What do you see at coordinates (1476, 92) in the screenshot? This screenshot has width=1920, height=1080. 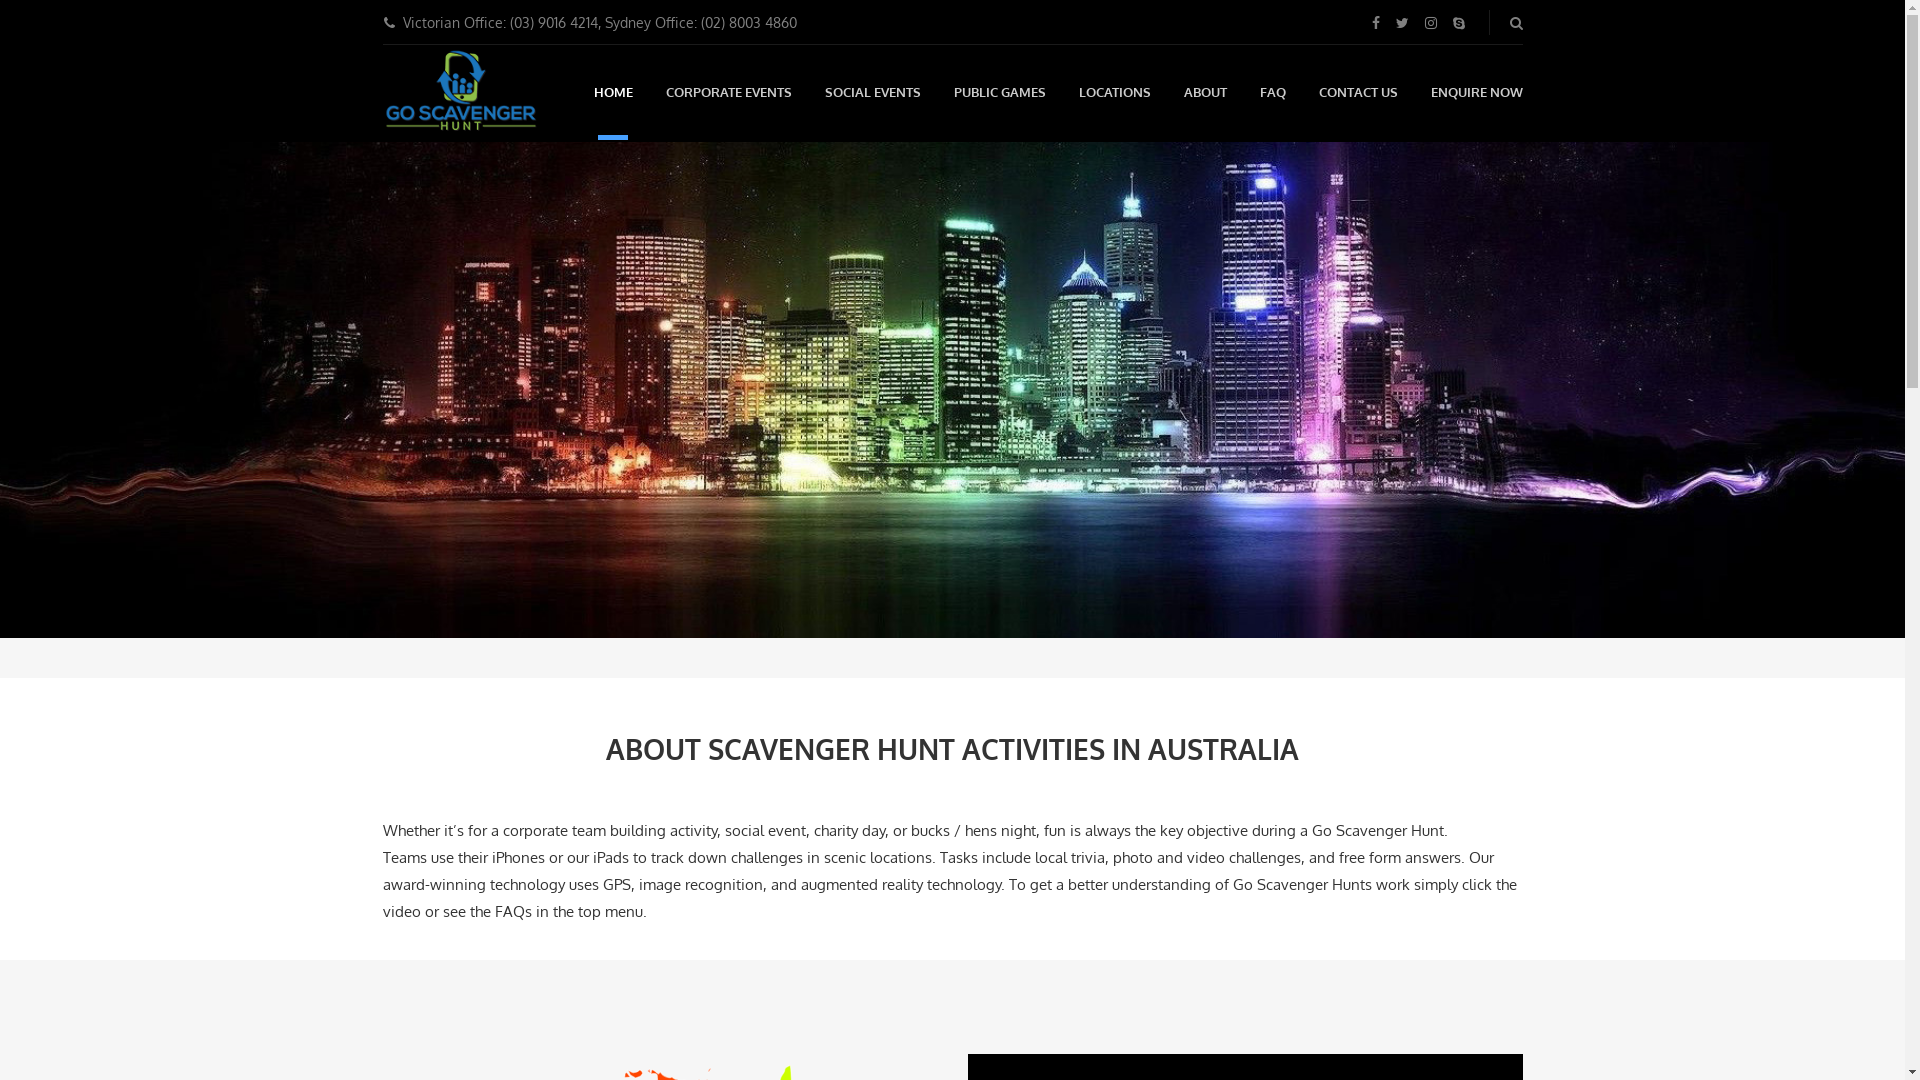 I see `'ENQUIRE NOW'` at bounding box center [1476, 92].